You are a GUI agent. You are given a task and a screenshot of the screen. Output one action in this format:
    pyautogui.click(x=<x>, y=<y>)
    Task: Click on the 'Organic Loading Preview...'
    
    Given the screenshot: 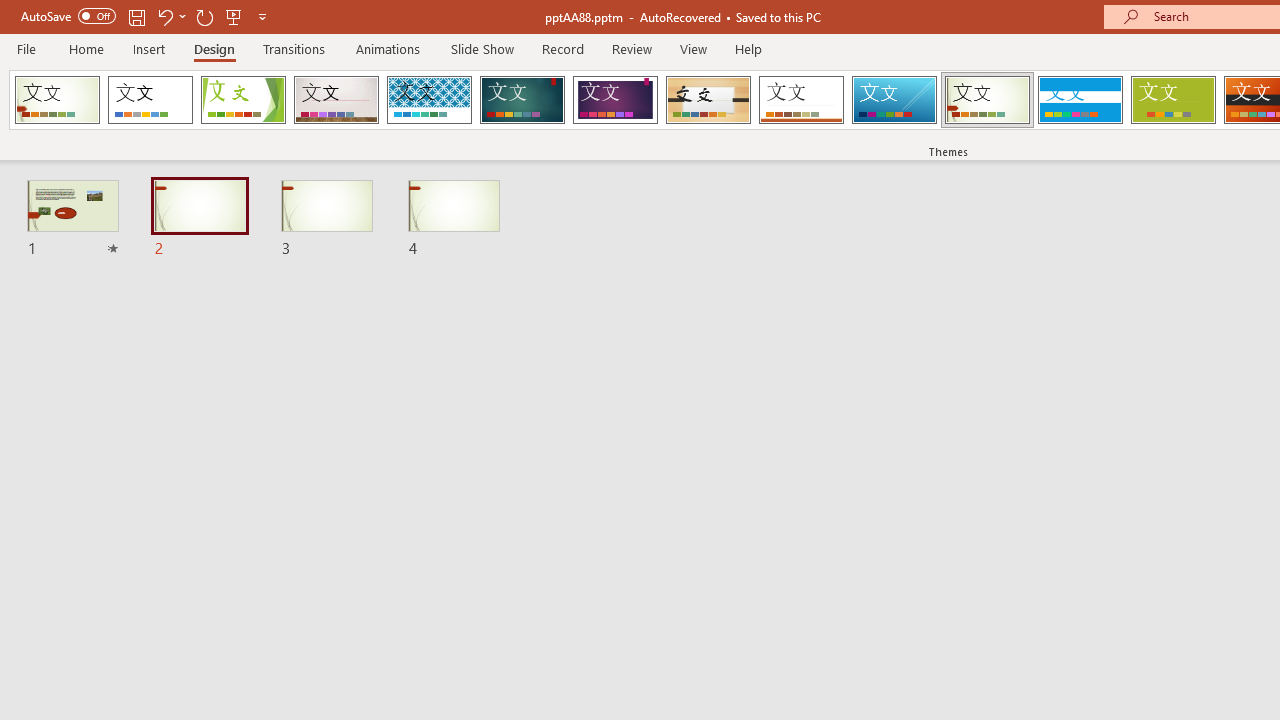 What is the action you would take?
    pyautogui.click(x=708, y=100)
    